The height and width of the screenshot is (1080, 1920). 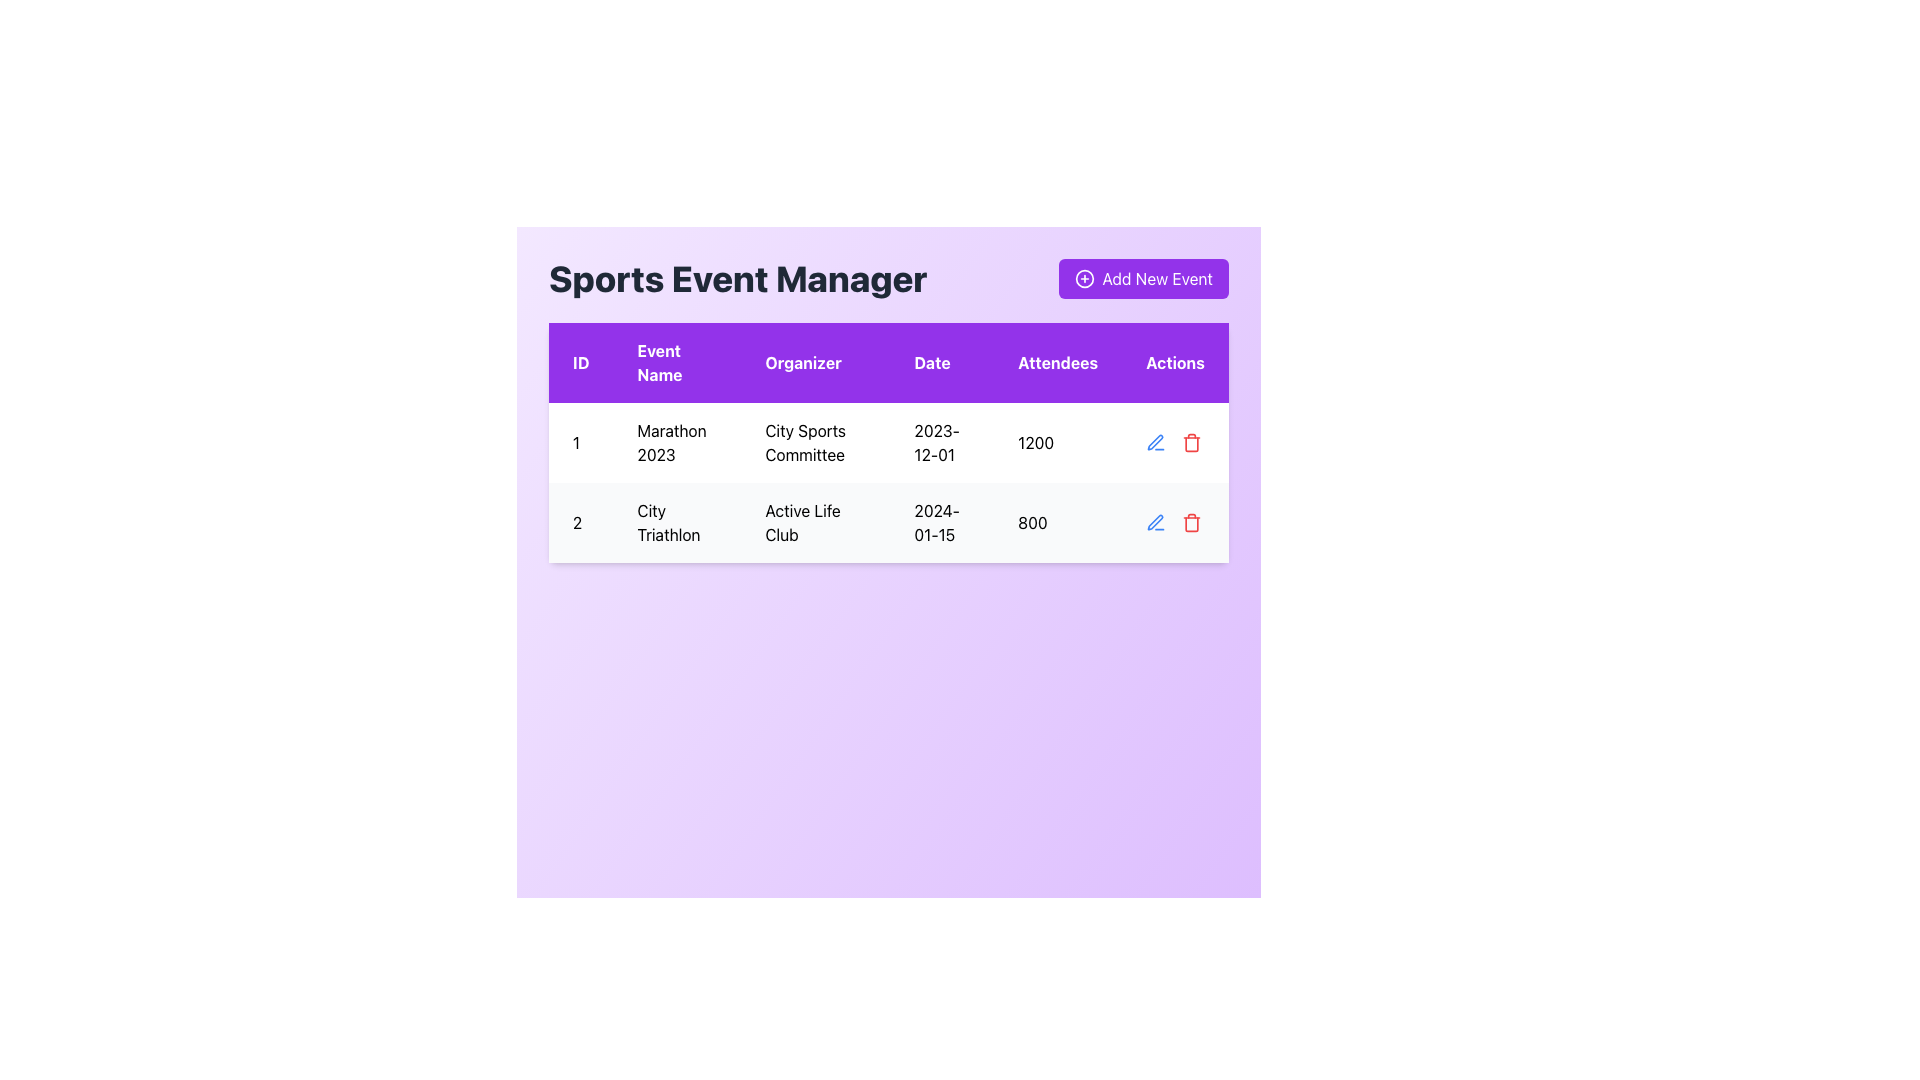 What do you see at coordinates (677, 442) in the screenshot?
I see `the table cell content displaying the event name 'Marathon 2023' located in the second column of the first row of the data table` at bounding box center [677, 442].